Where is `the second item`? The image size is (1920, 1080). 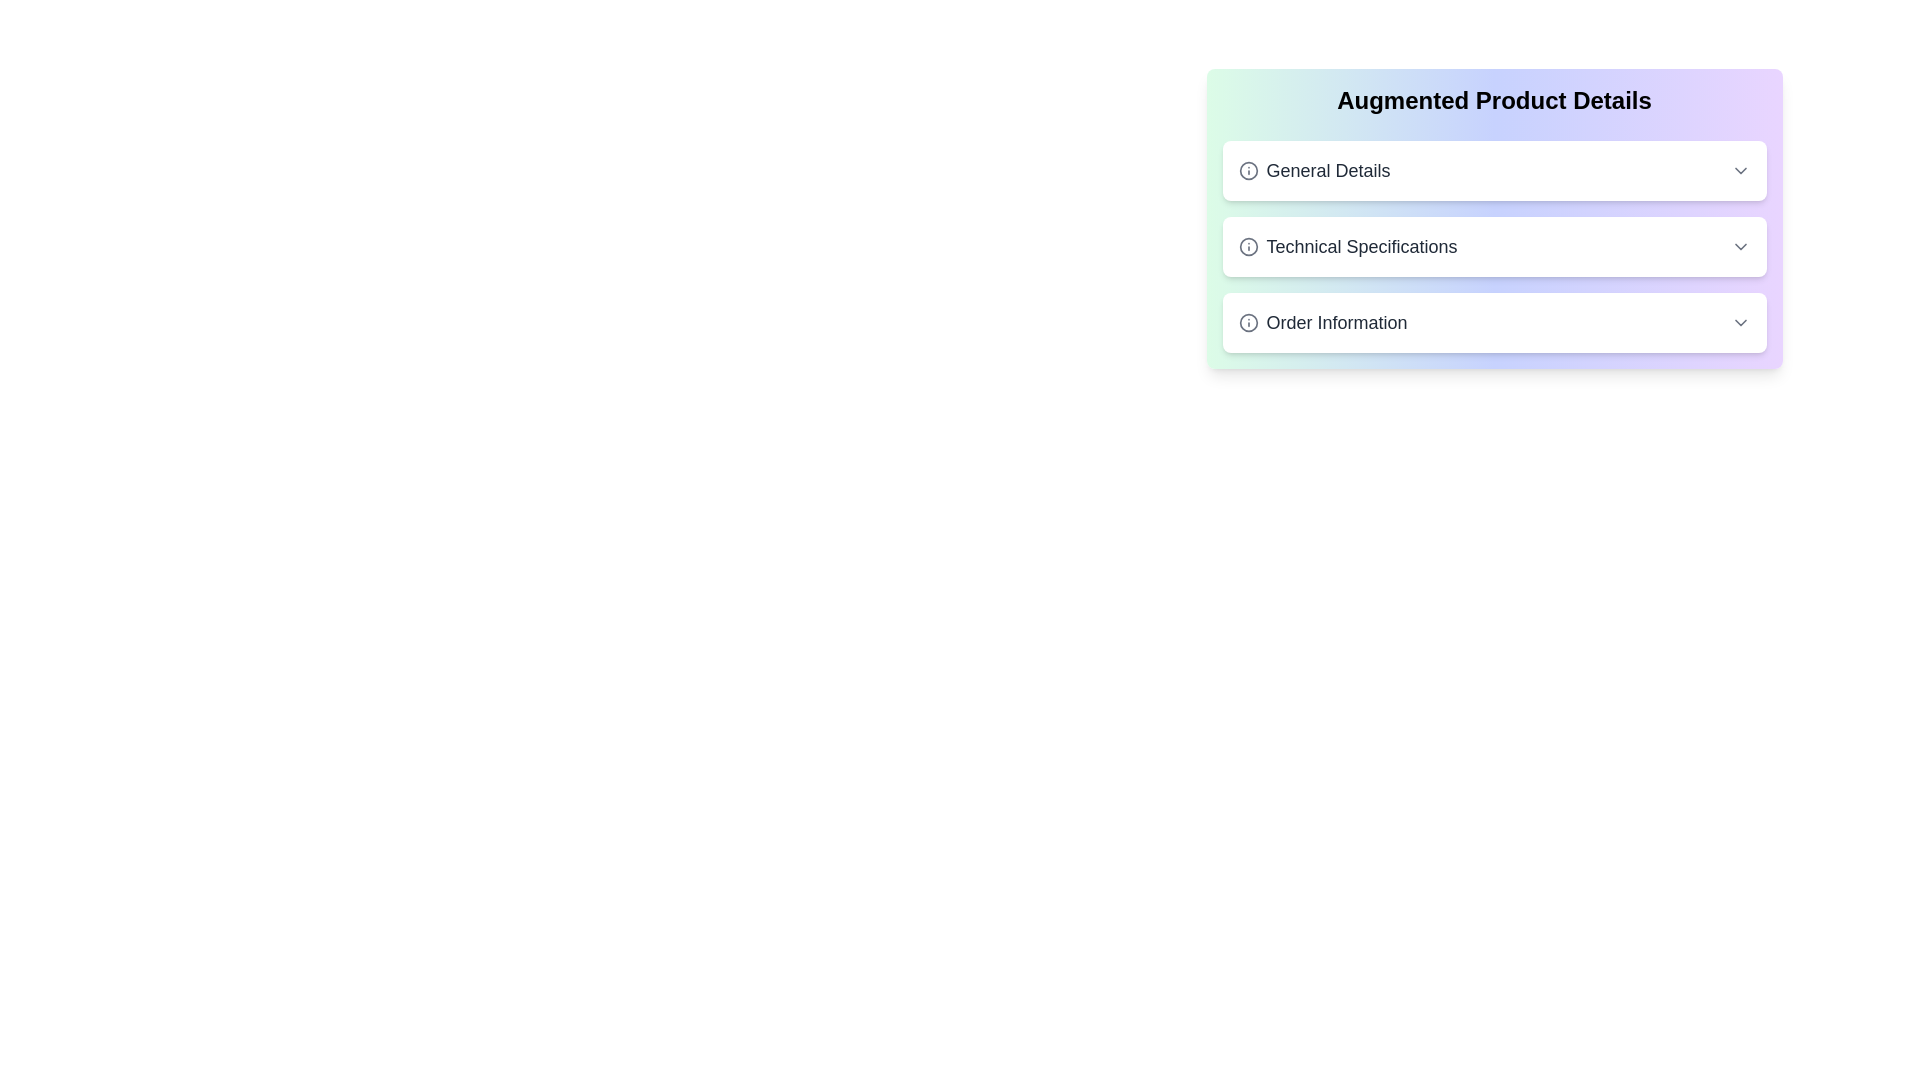 the second item is located at coordinates (1494, 245).